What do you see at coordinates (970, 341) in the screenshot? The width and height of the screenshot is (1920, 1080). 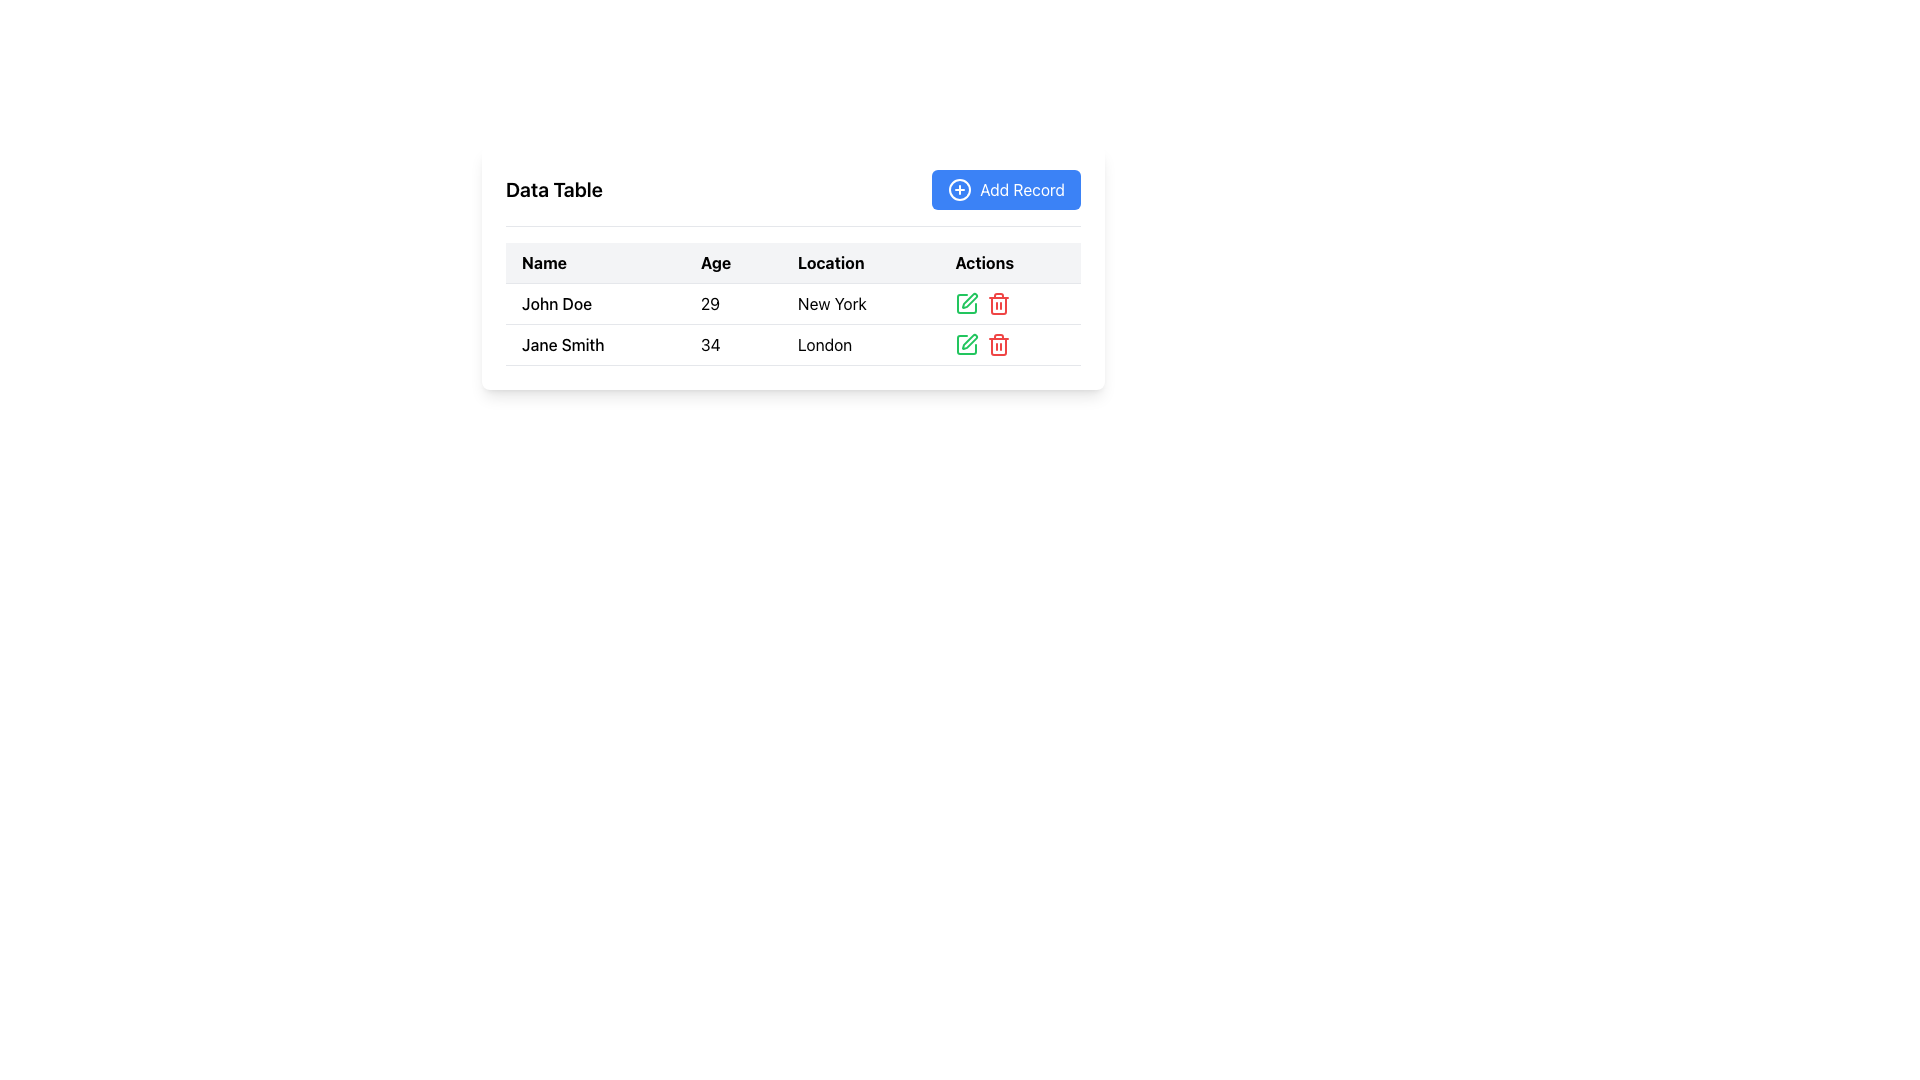 I see `the green edit button with a pen symbol located in the actions column of the second row of the data table, associated with the record for 'Jane Smith'` at bounding box center [970, 341].